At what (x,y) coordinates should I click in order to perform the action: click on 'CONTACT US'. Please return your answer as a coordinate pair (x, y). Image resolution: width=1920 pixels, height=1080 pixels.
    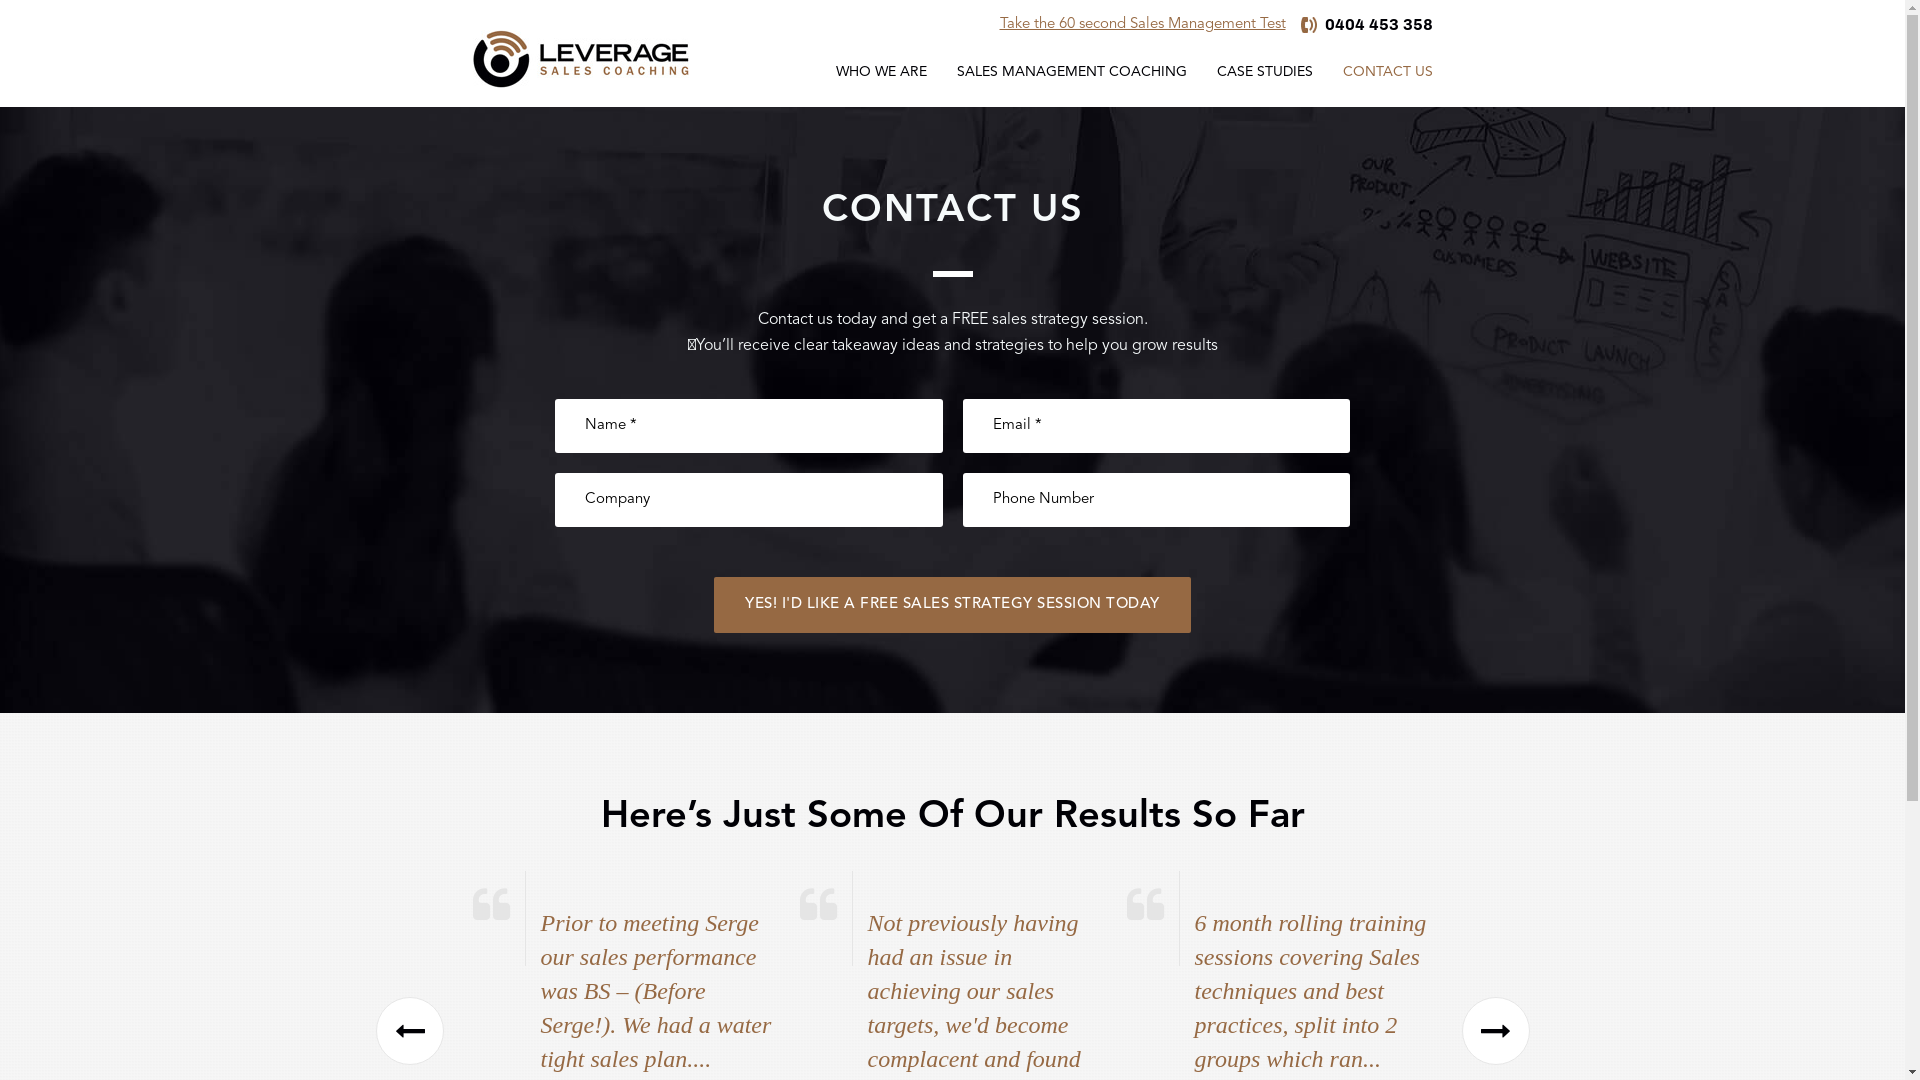
    Looking at the image, I should click on (1386, 71).